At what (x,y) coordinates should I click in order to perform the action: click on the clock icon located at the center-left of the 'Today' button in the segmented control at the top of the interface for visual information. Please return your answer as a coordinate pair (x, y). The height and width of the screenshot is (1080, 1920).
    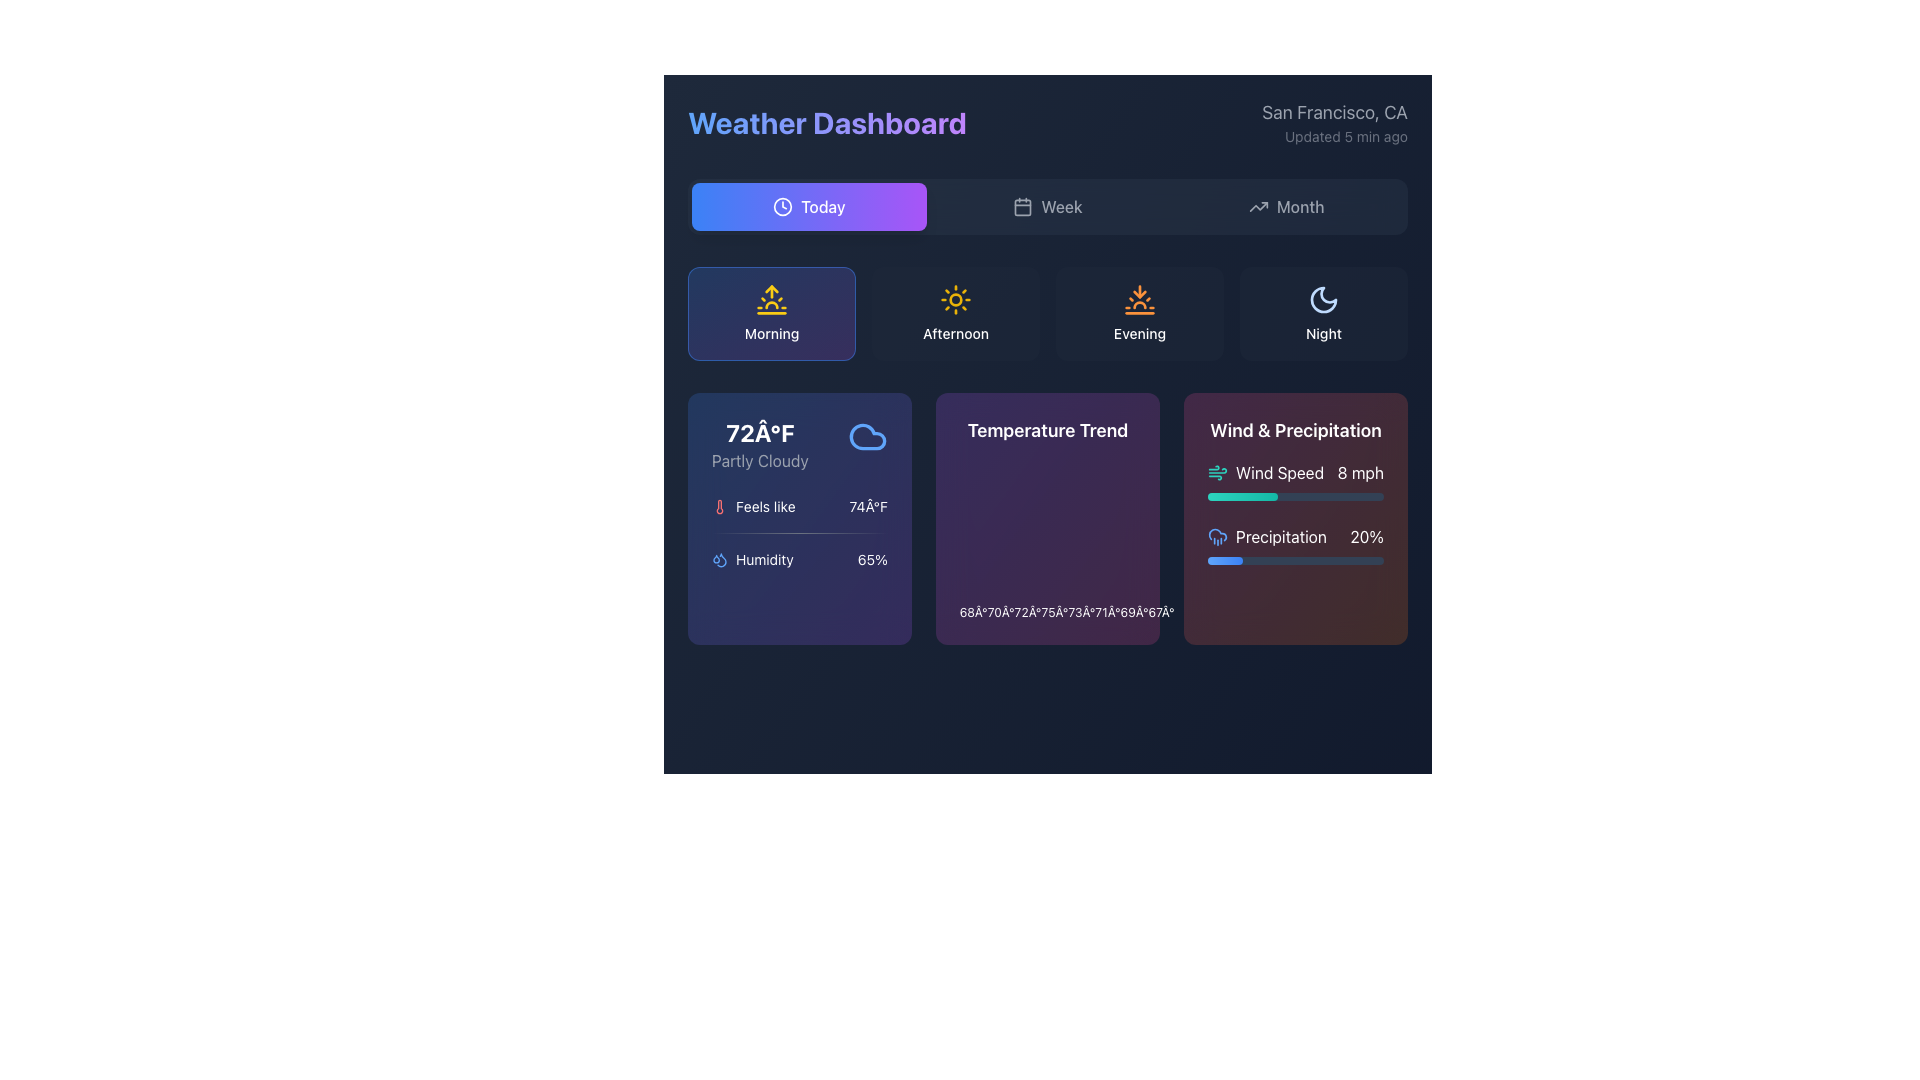
    Looking at the image, I should click on (781, 207).